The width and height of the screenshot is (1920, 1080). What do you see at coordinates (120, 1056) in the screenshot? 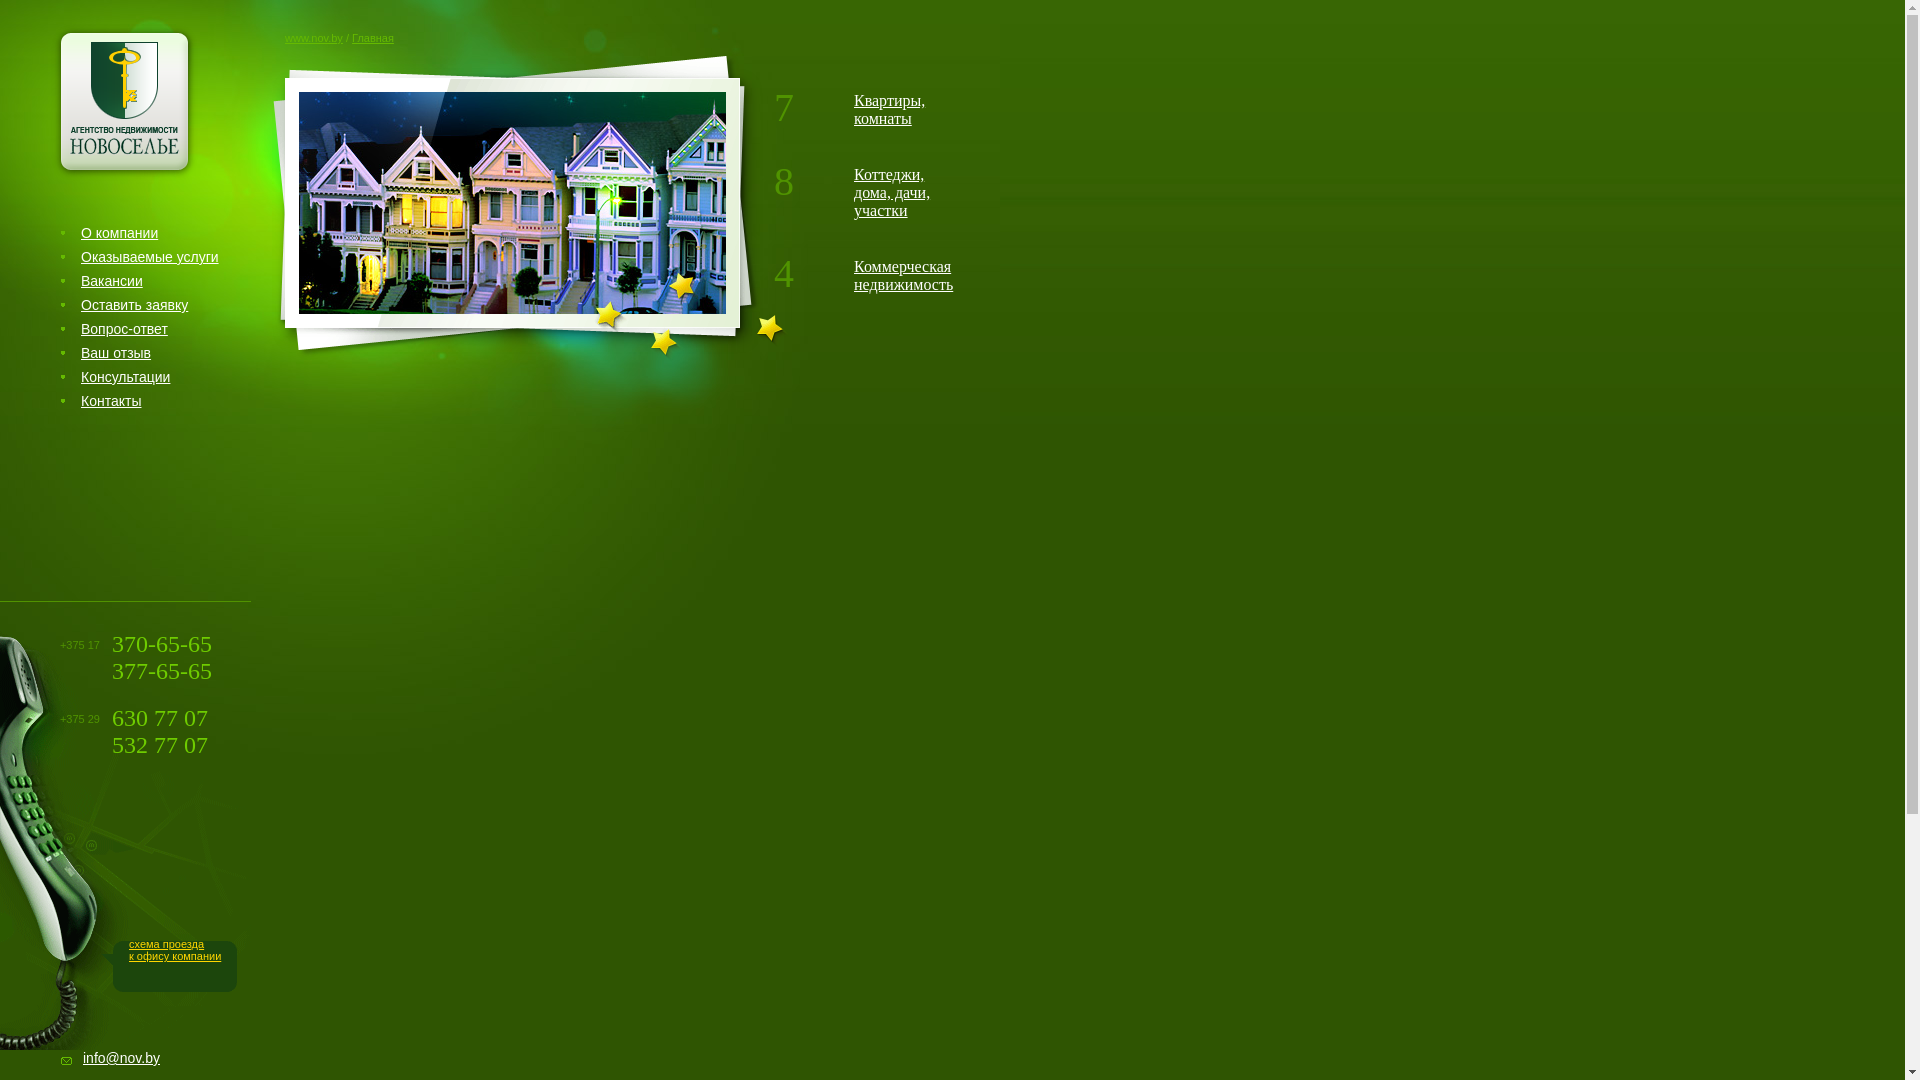
I see `'info@nov.by'` at bounding box center [120, 1056].